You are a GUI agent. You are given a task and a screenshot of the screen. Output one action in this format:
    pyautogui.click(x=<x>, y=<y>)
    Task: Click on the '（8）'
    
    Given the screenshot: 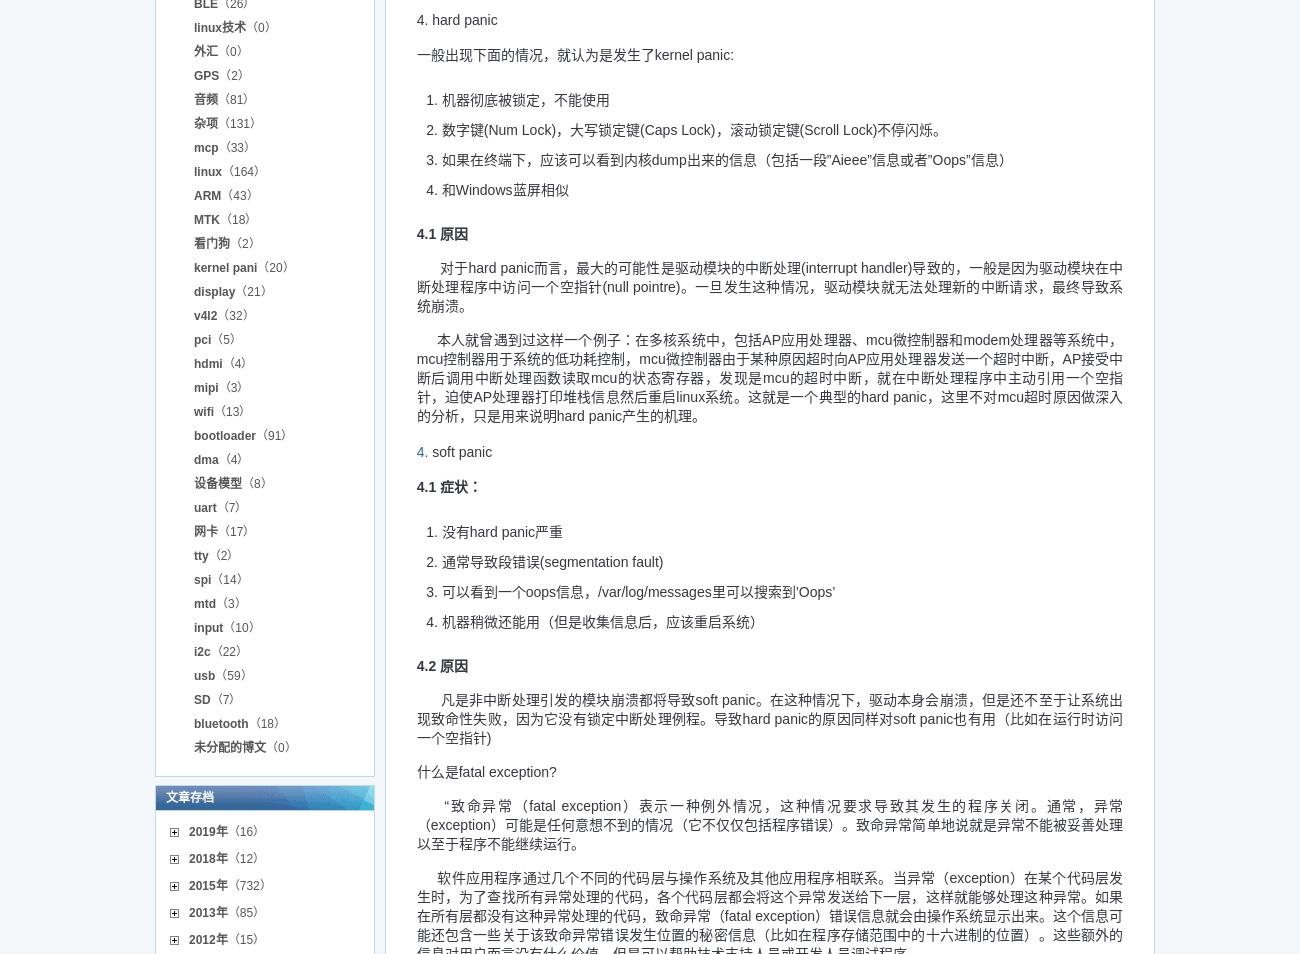 What is the action you would take?
    pyautogui.click(x=241, y=482)
    